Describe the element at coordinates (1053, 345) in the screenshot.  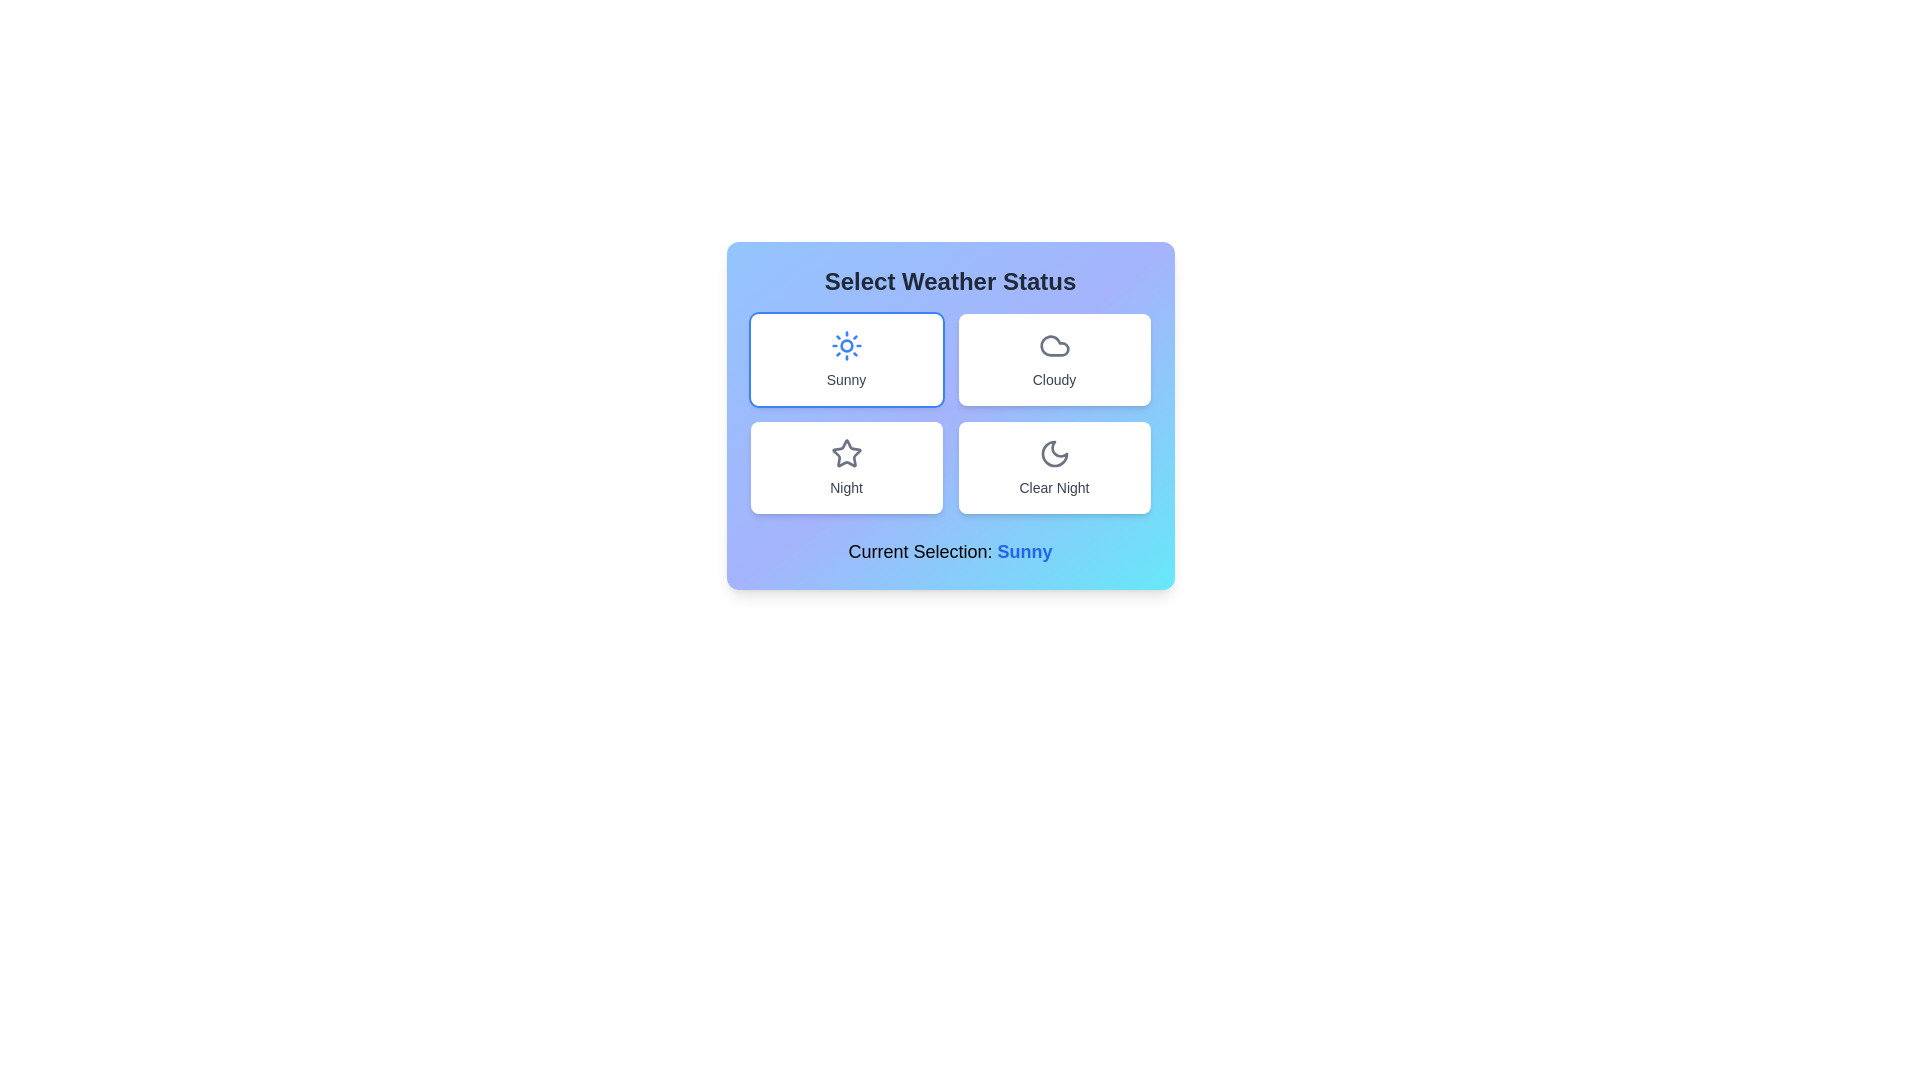
I see `the cloudy weather icon located in the top-right corner of the weather selection grid` at that location.